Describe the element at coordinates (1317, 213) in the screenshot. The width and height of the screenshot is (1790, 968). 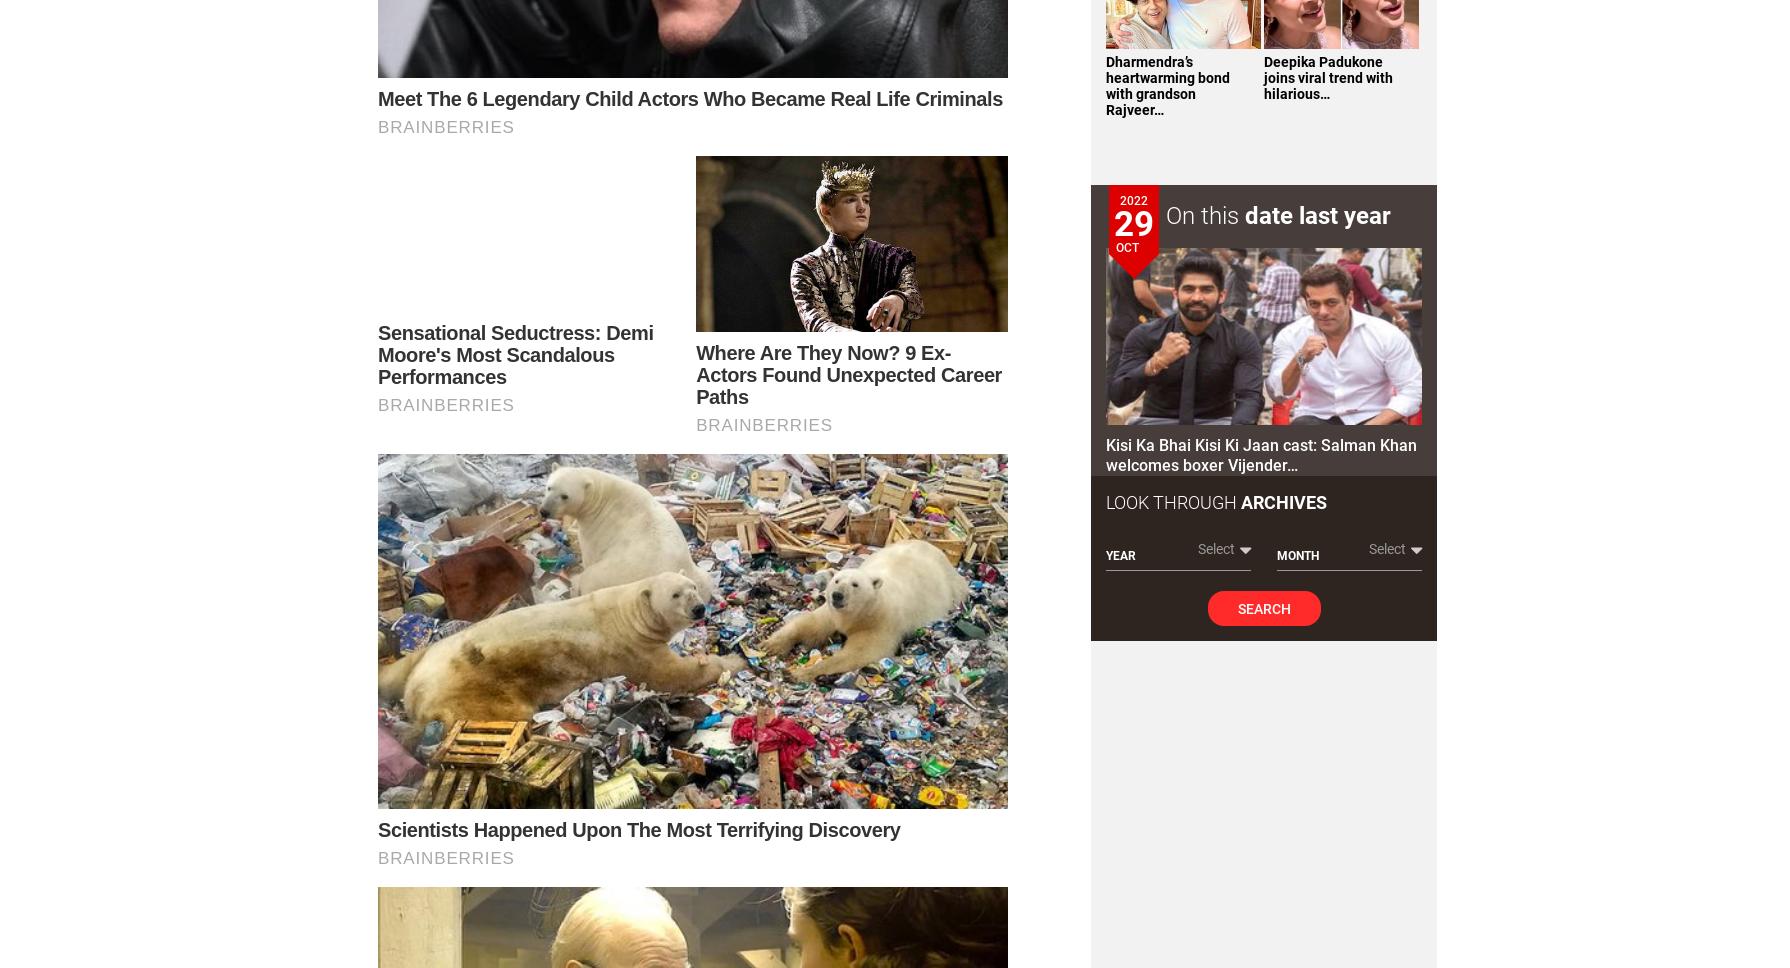
I see `'date last year'` at that location.